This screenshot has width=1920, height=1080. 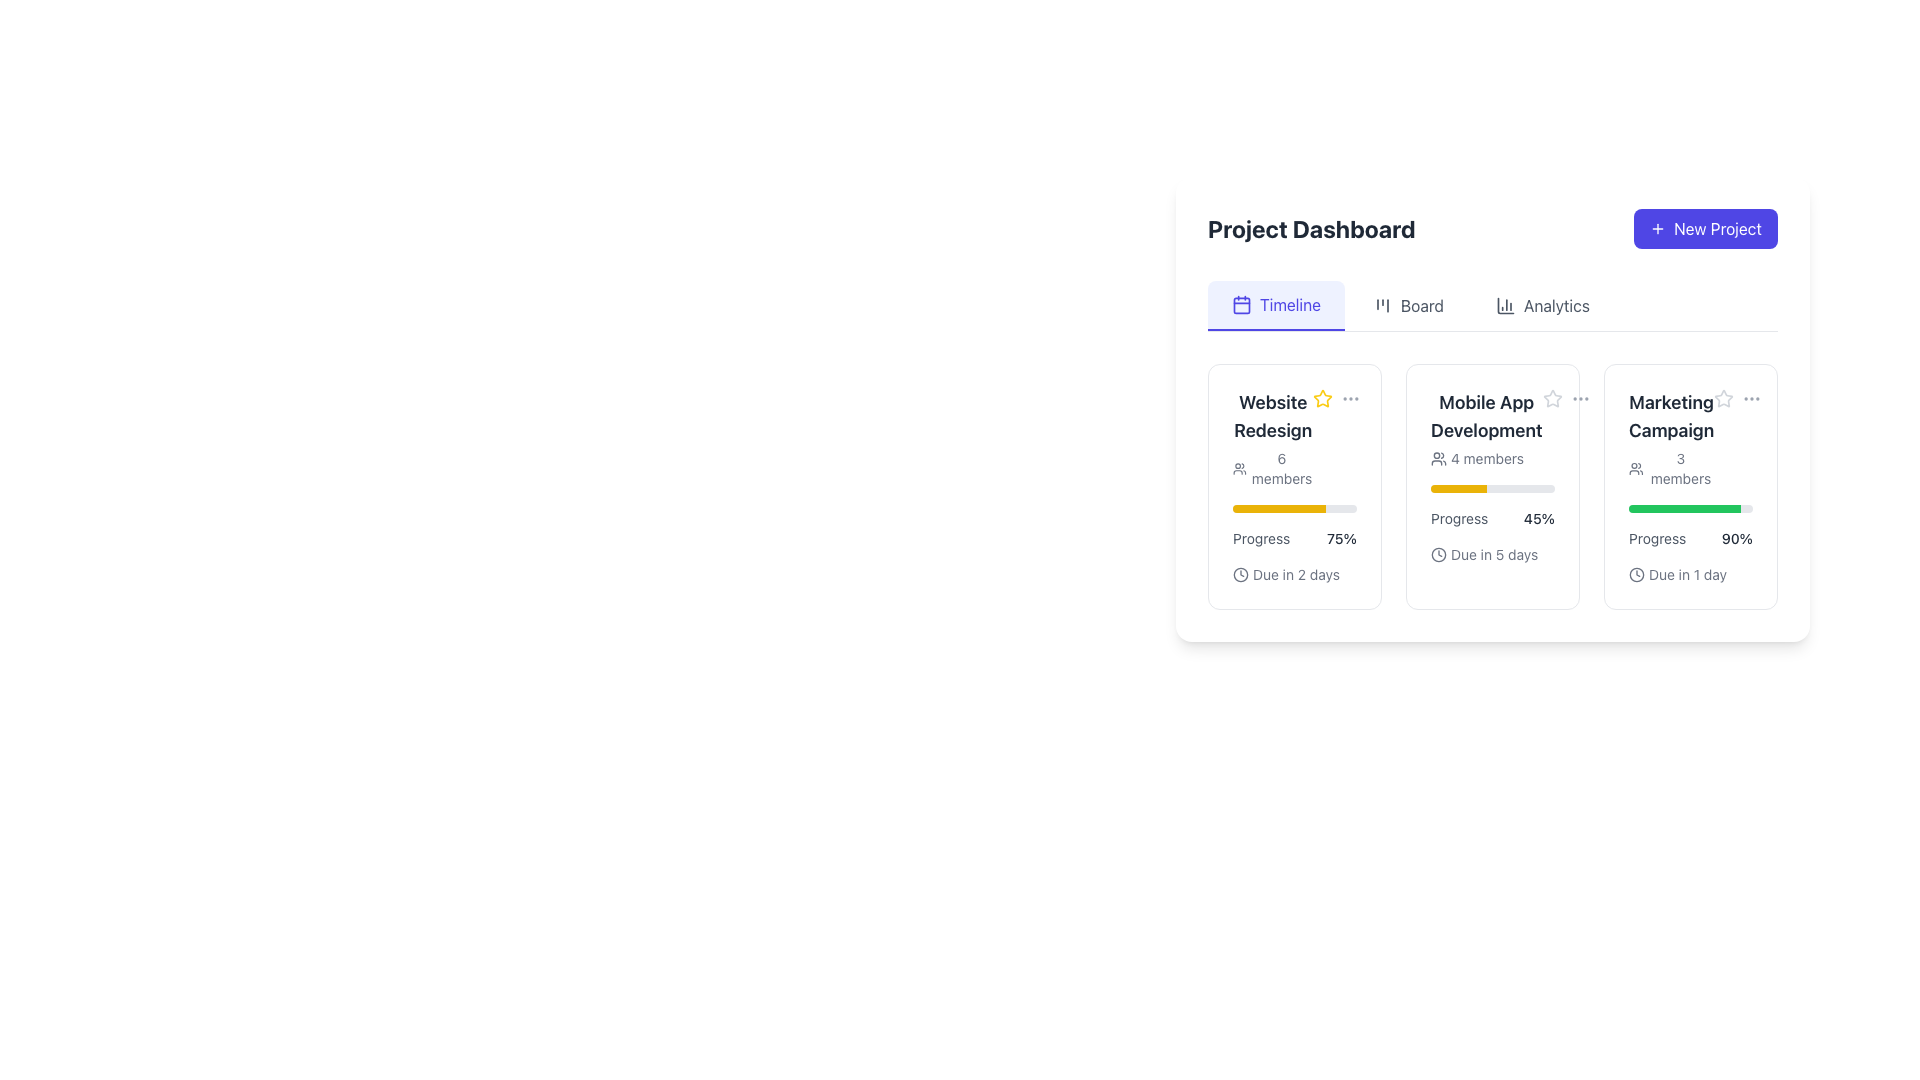 What do you see at coordinates (1494, 555) in the screenshot?
I see `the due date text displayed below the progress bar in the 'Mobile App Development' card on the dashboard` at bounding box center [1494, 555].